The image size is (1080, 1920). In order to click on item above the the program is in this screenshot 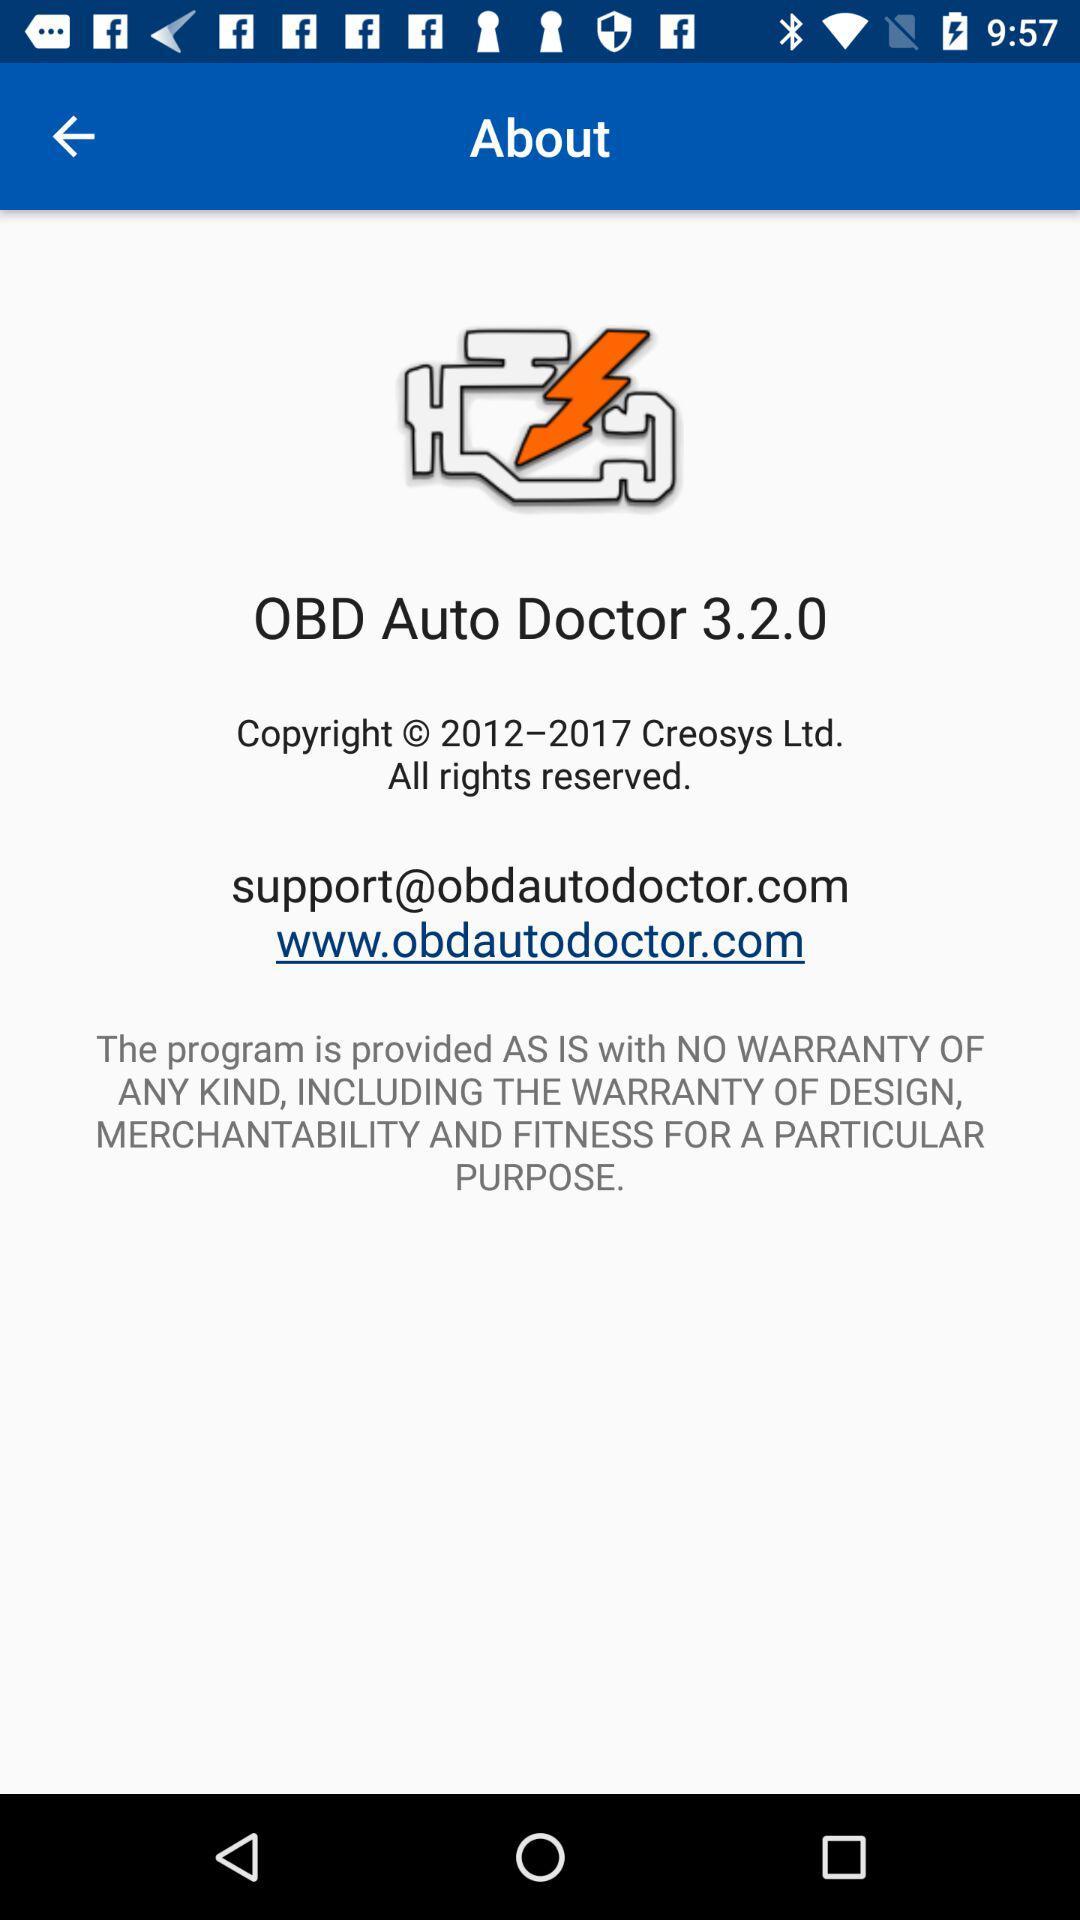, I will do `click(540, 910)`.